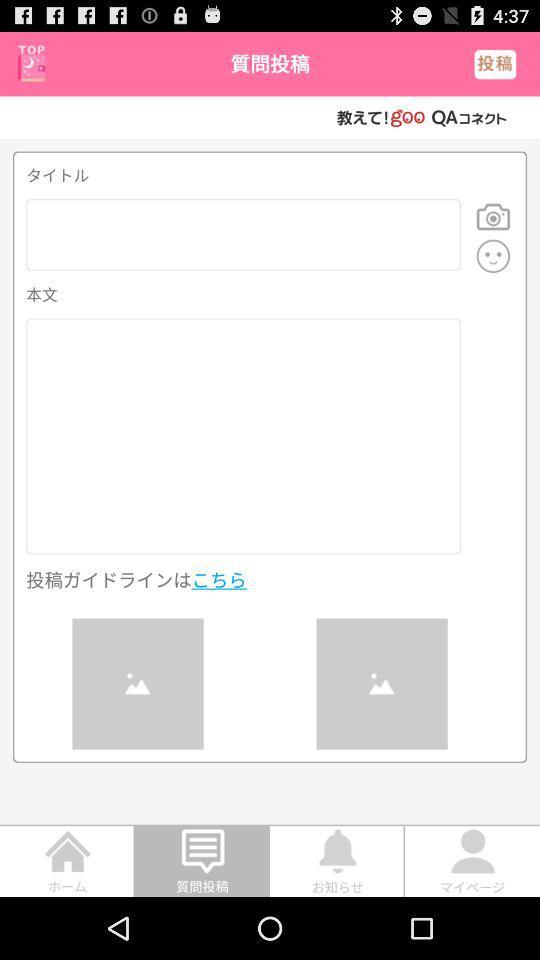 This screenshot has height=960, width=540. Describe the element at coordinates (492, 232) in the screenshot. I see `the photo icon` at that location.